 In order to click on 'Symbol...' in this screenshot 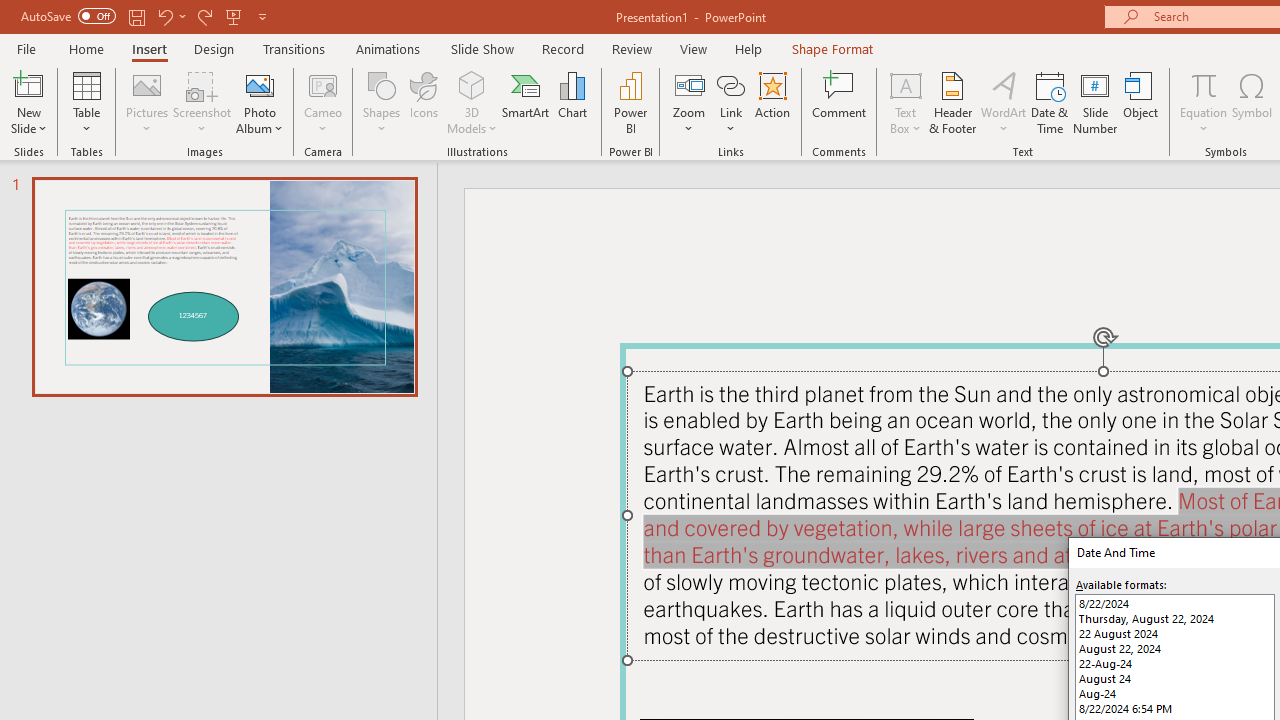, I will do `click(1251, 103)`.